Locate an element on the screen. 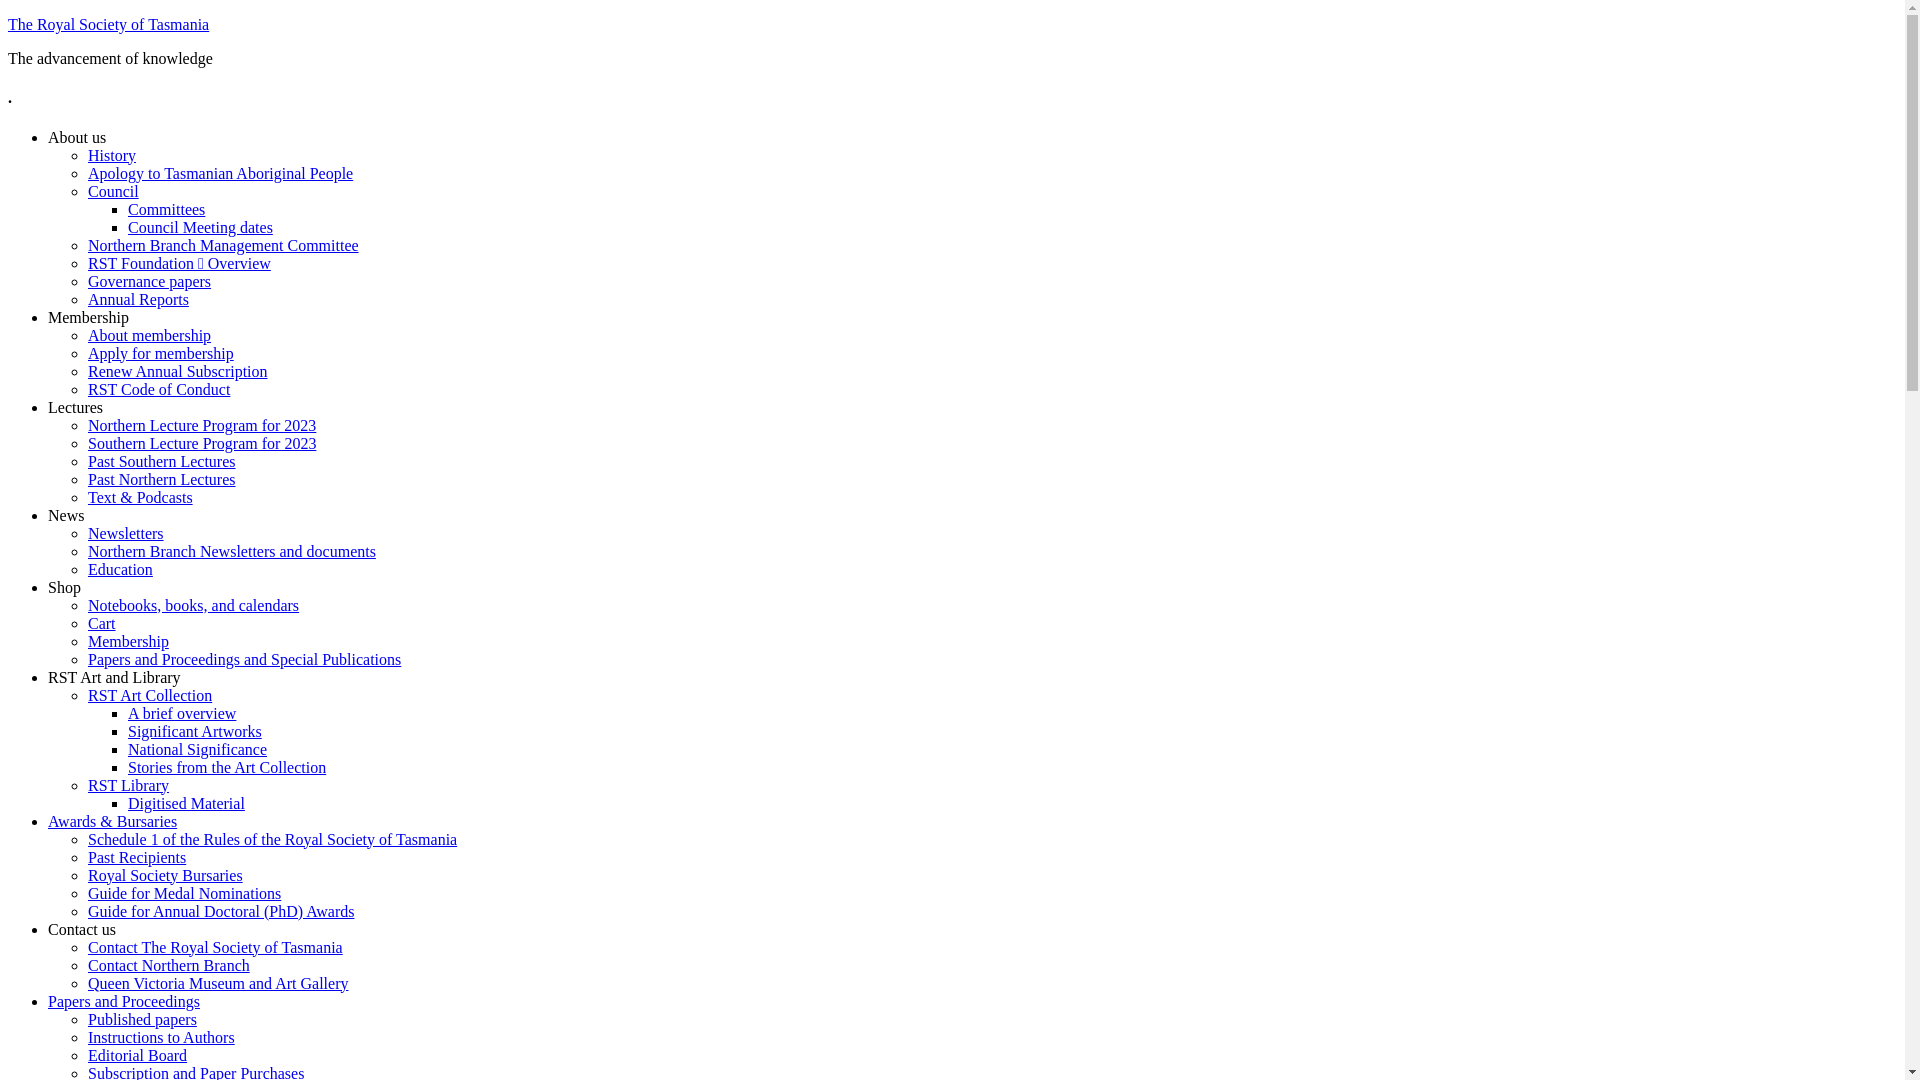 The width and height of the screenshot is (1920, 1080). 'Shop' is located at coordinates (64, 586).